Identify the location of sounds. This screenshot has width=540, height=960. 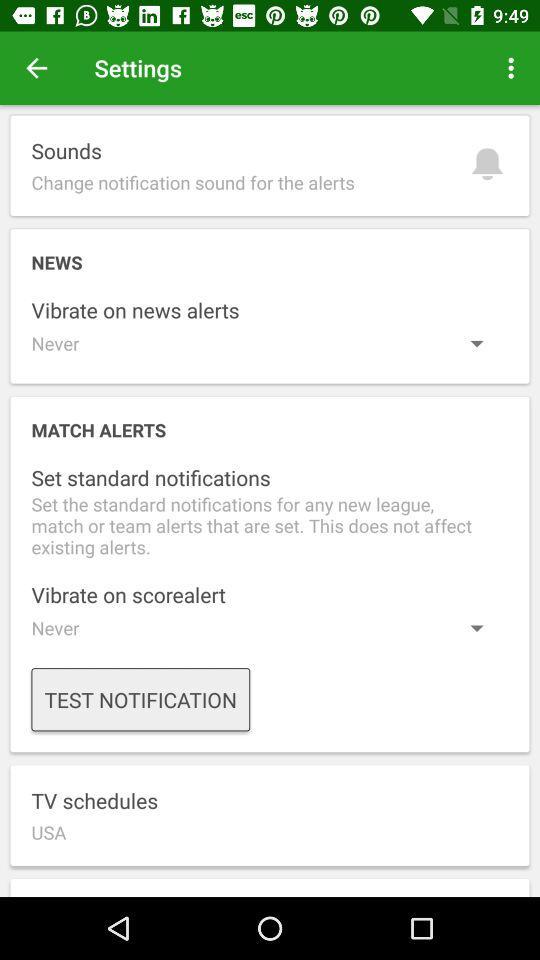
(270, 164).